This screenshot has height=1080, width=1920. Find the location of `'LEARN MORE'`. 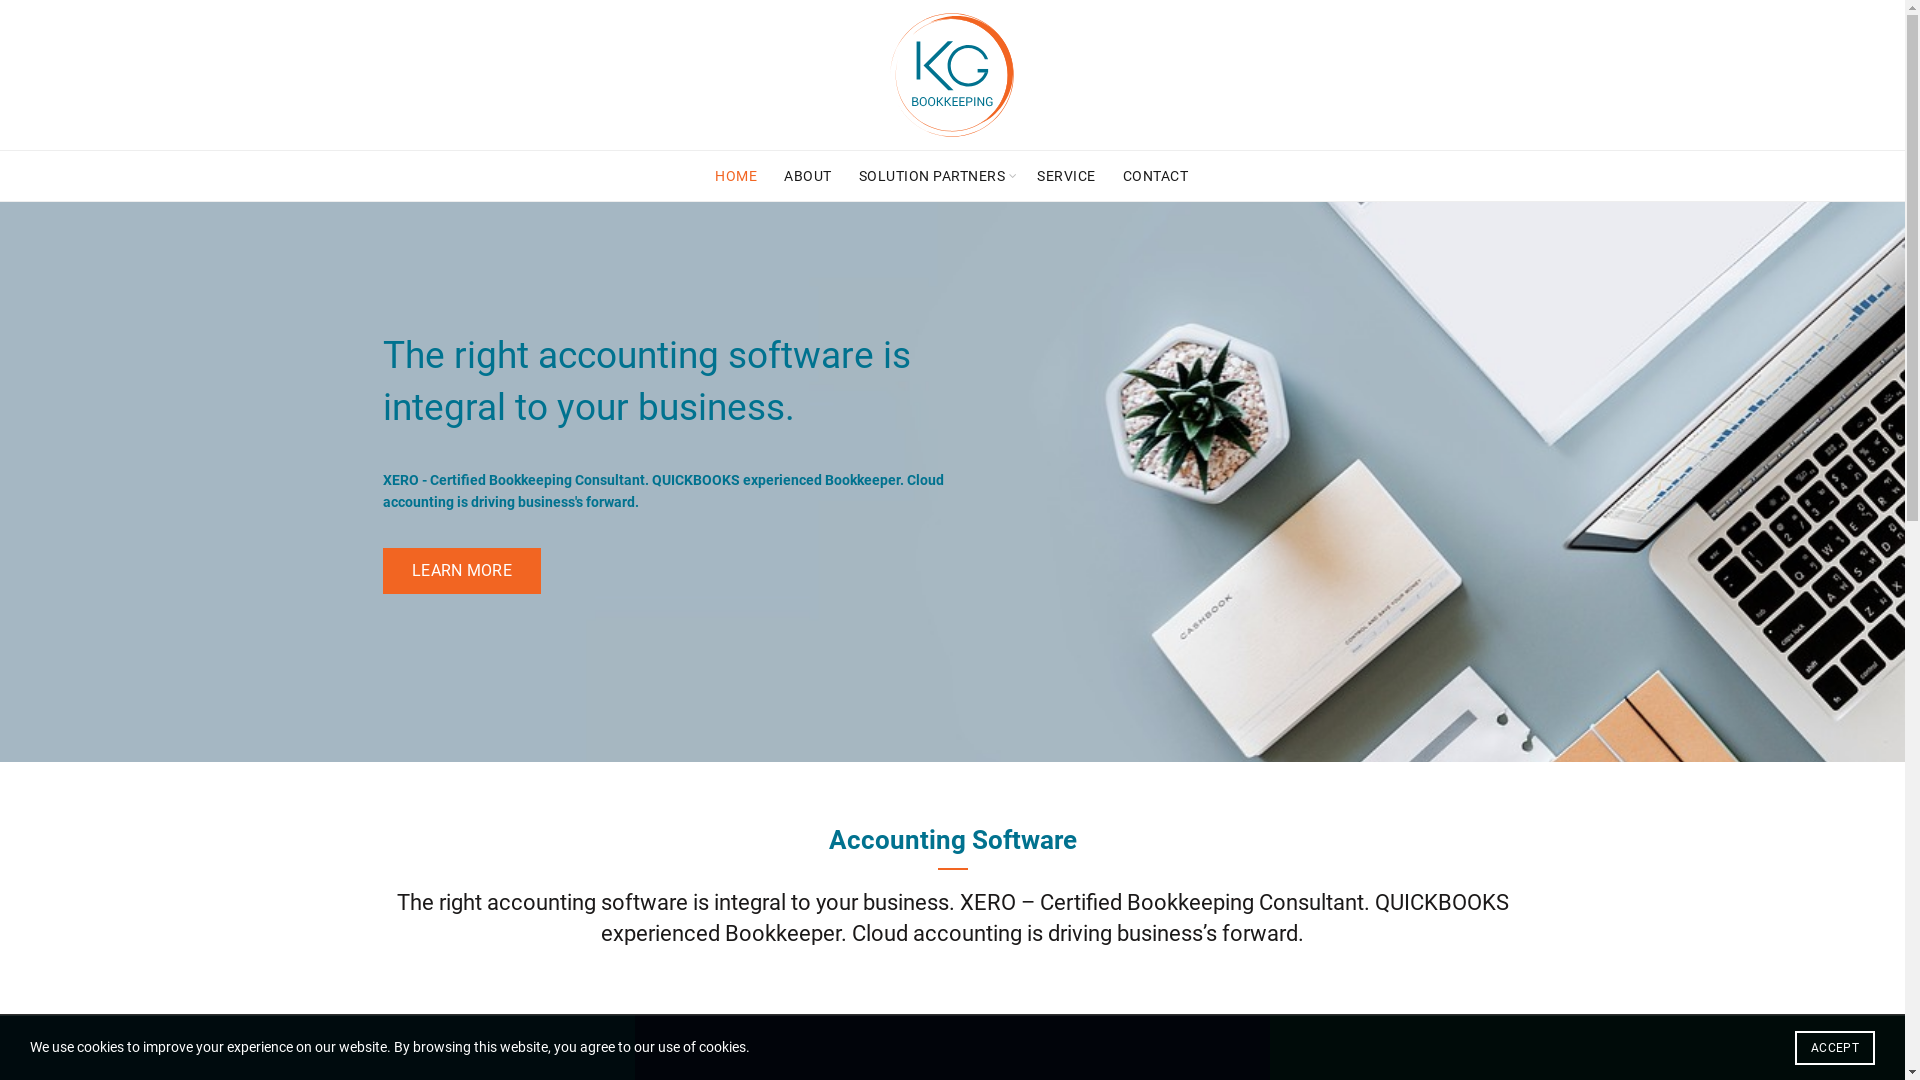

'LEARN MORE' is located at coordinates (382, 571).